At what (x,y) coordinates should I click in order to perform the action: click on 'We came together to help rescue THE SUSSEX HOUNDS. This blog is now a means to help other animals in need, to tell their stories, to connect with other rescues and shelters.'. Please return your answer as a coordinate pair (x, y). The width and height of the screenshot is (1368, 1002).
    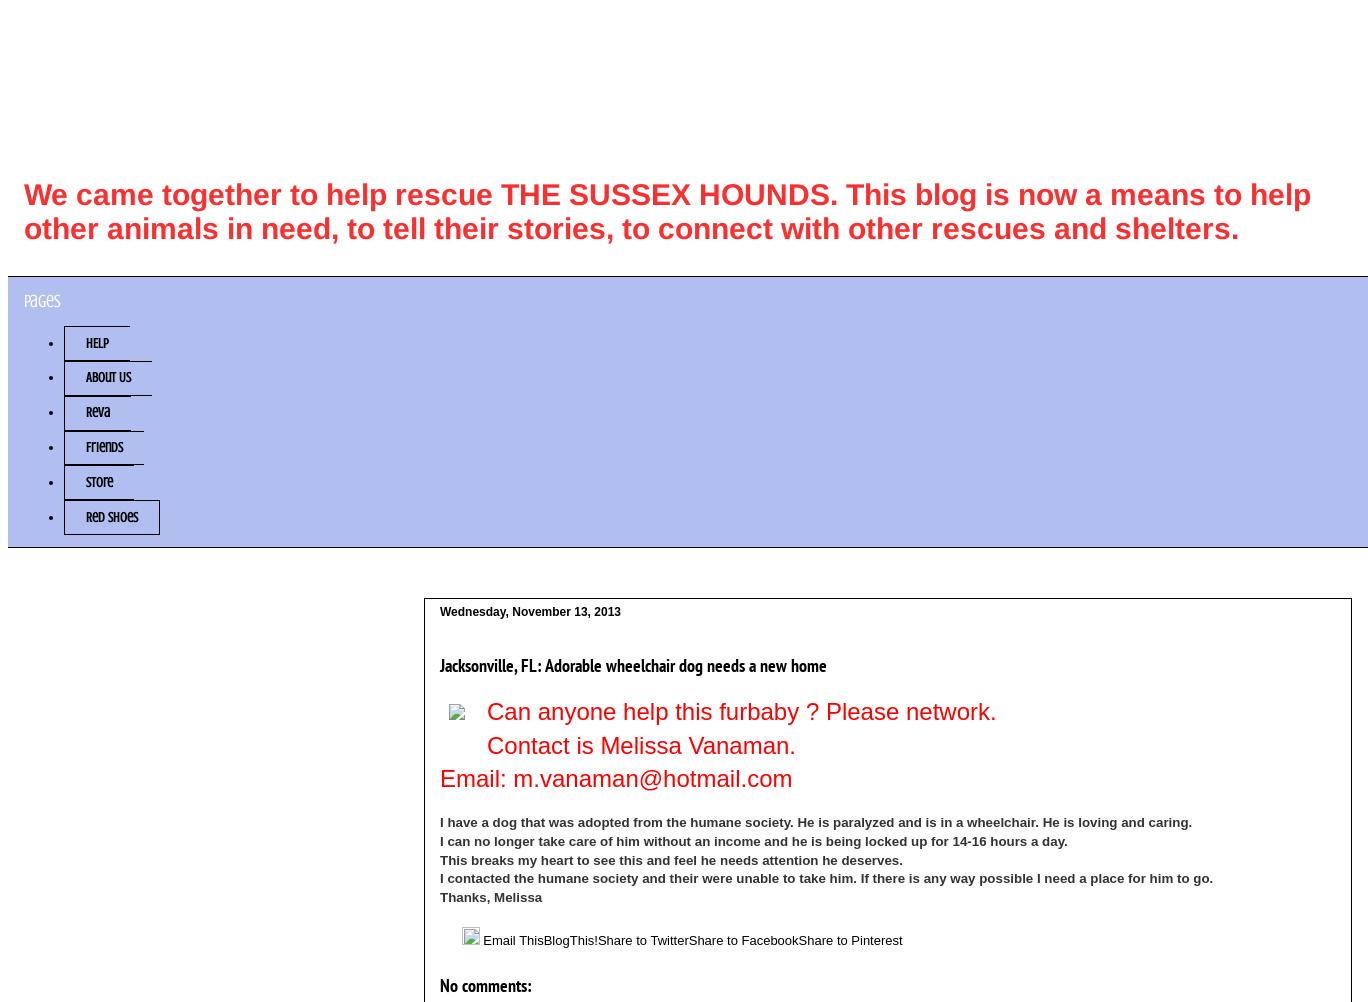
    Looking at the image, I should click on (23, 211).